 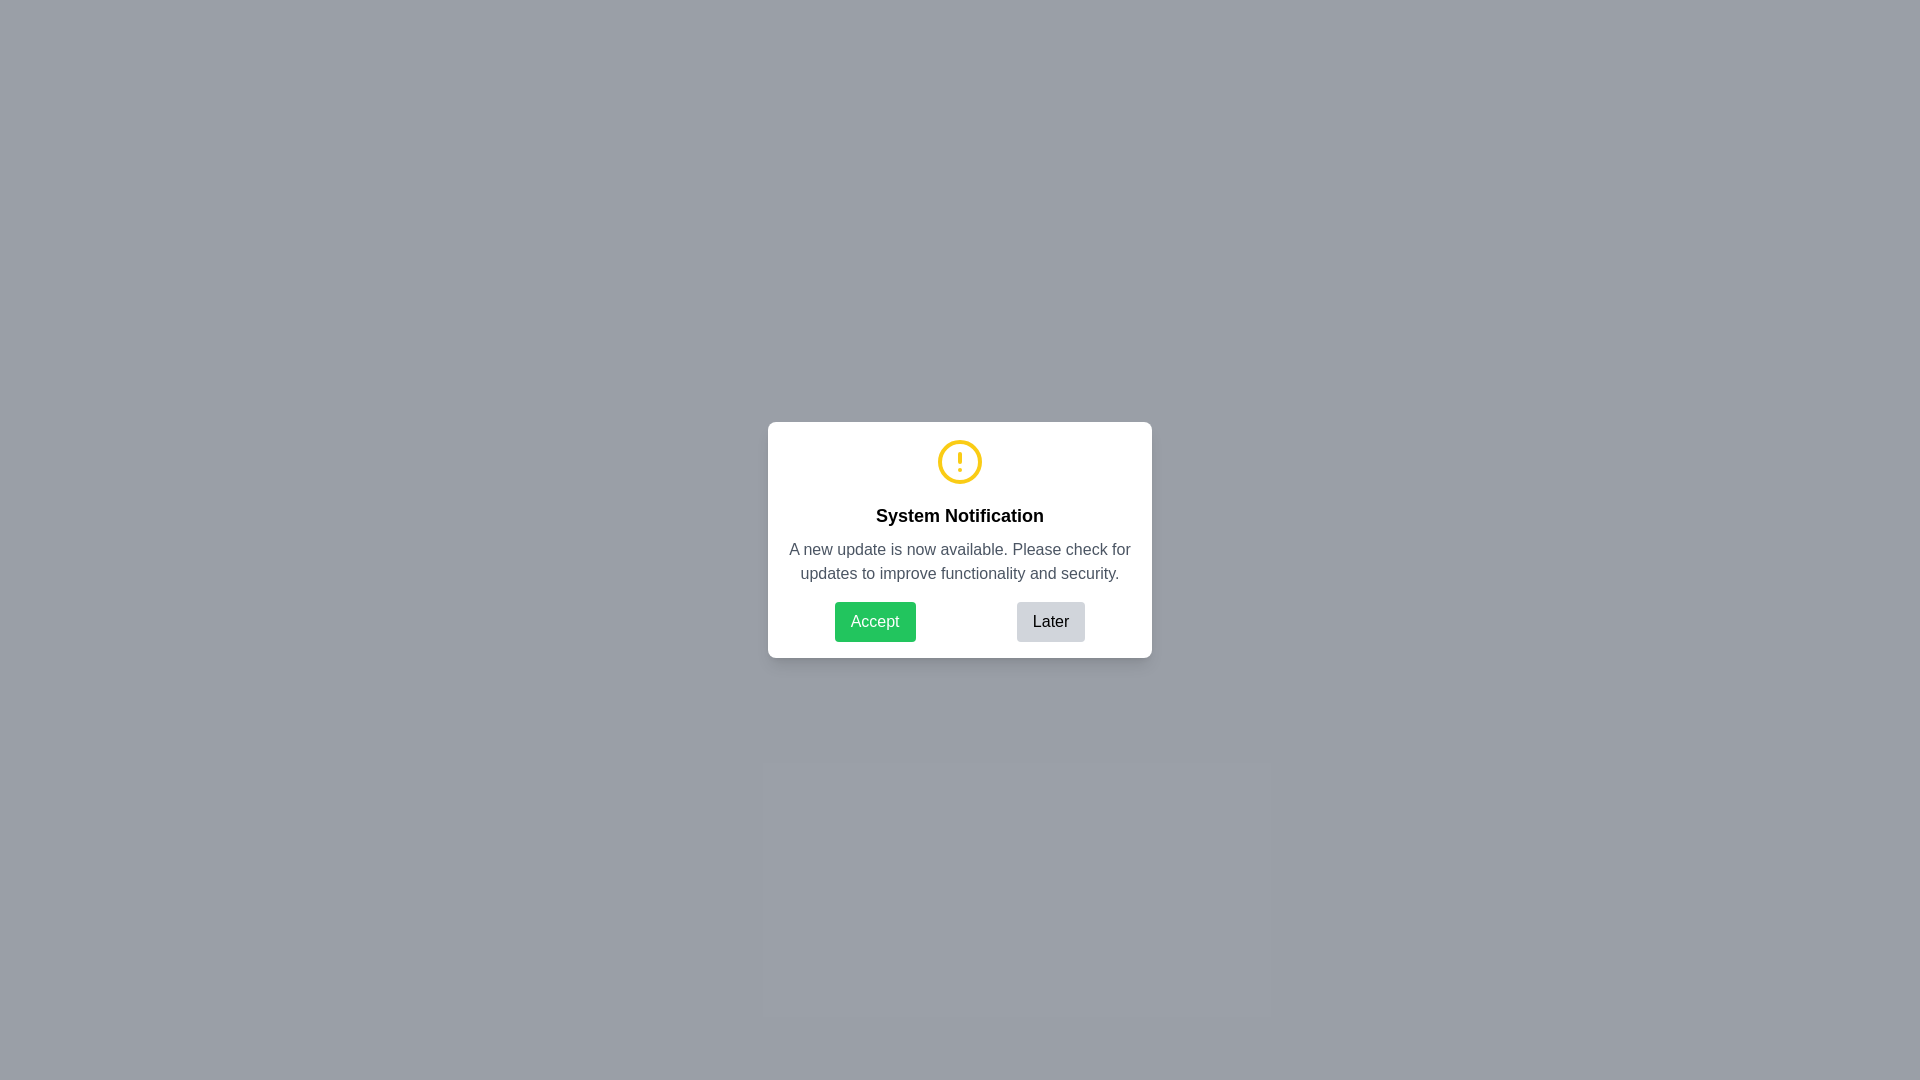 I want to click on the buttons in the notification dialog box that contains 'Accept' and 'Later' options, located at the bottom section of the dialog, so click(x=960, y=620).